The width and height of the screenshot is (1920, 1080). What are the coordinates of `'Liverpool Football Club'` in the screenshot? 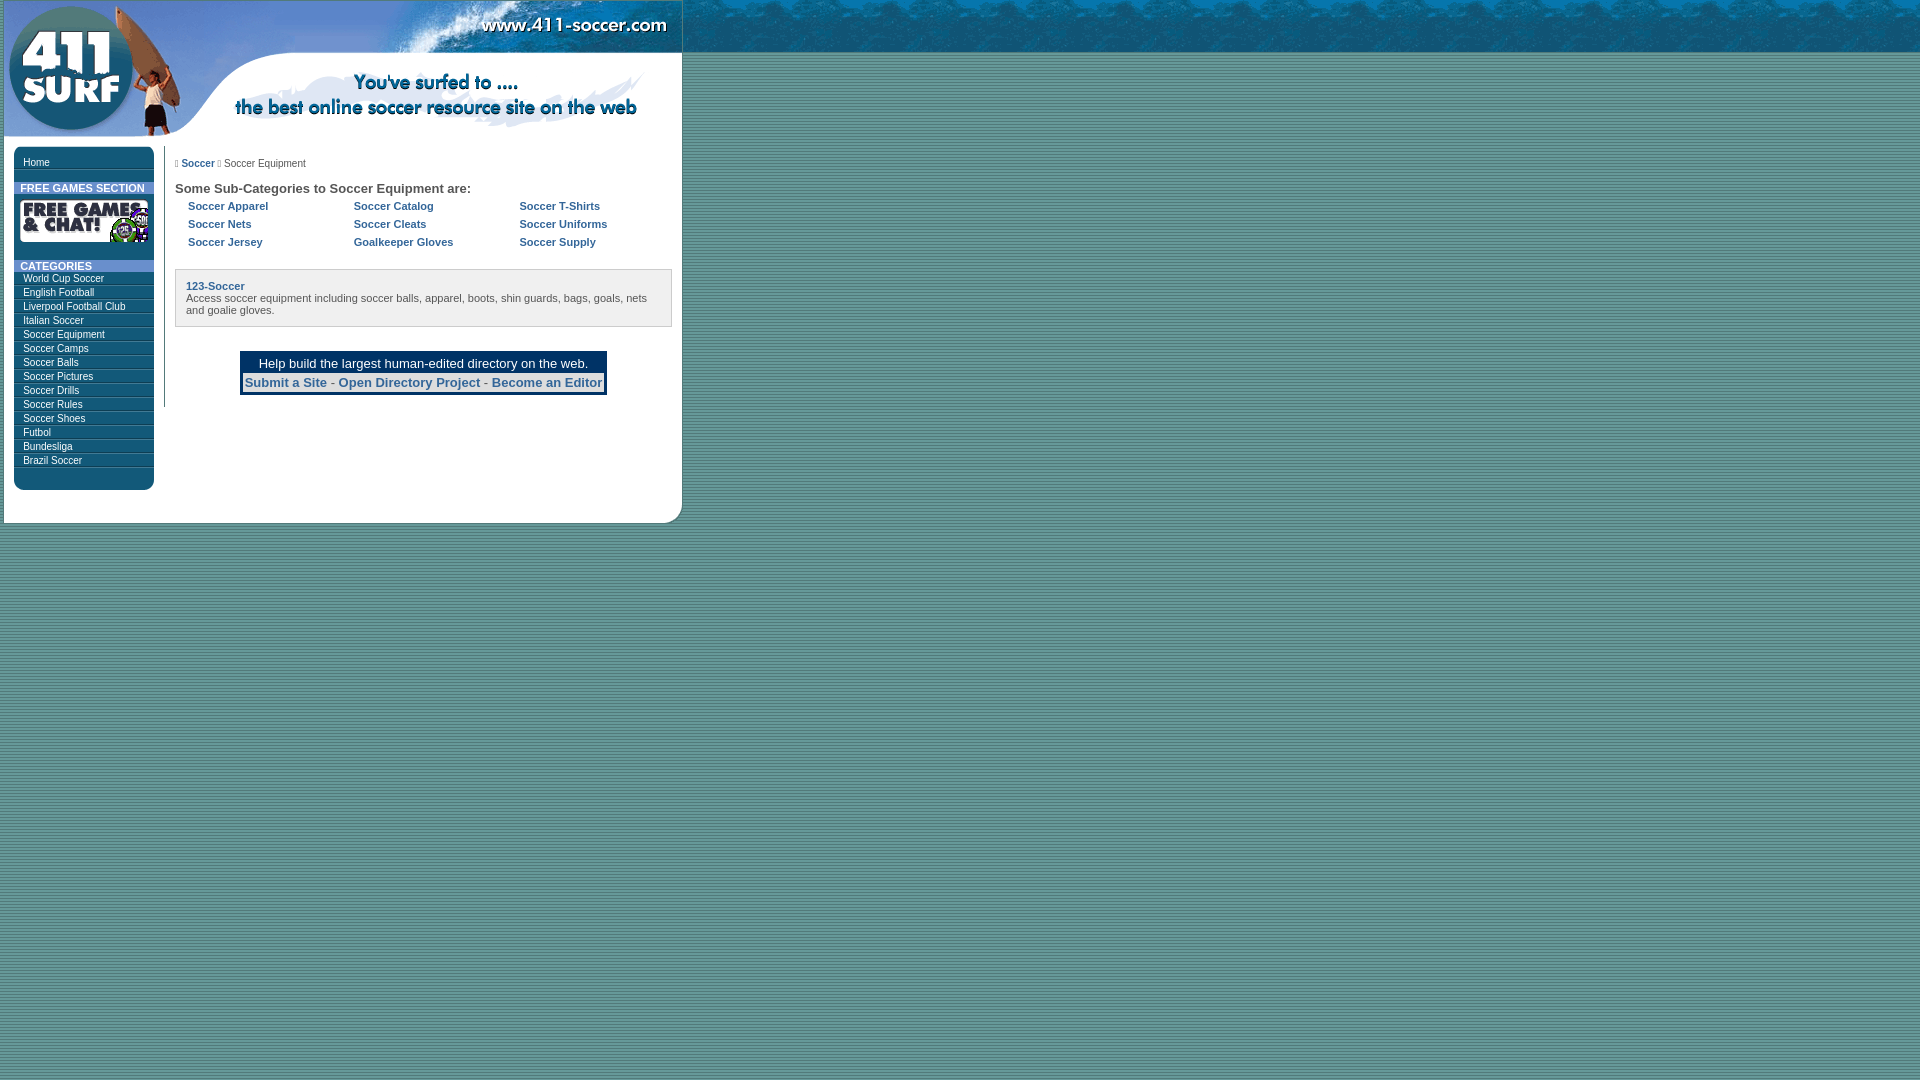 It's located at (73, 306).